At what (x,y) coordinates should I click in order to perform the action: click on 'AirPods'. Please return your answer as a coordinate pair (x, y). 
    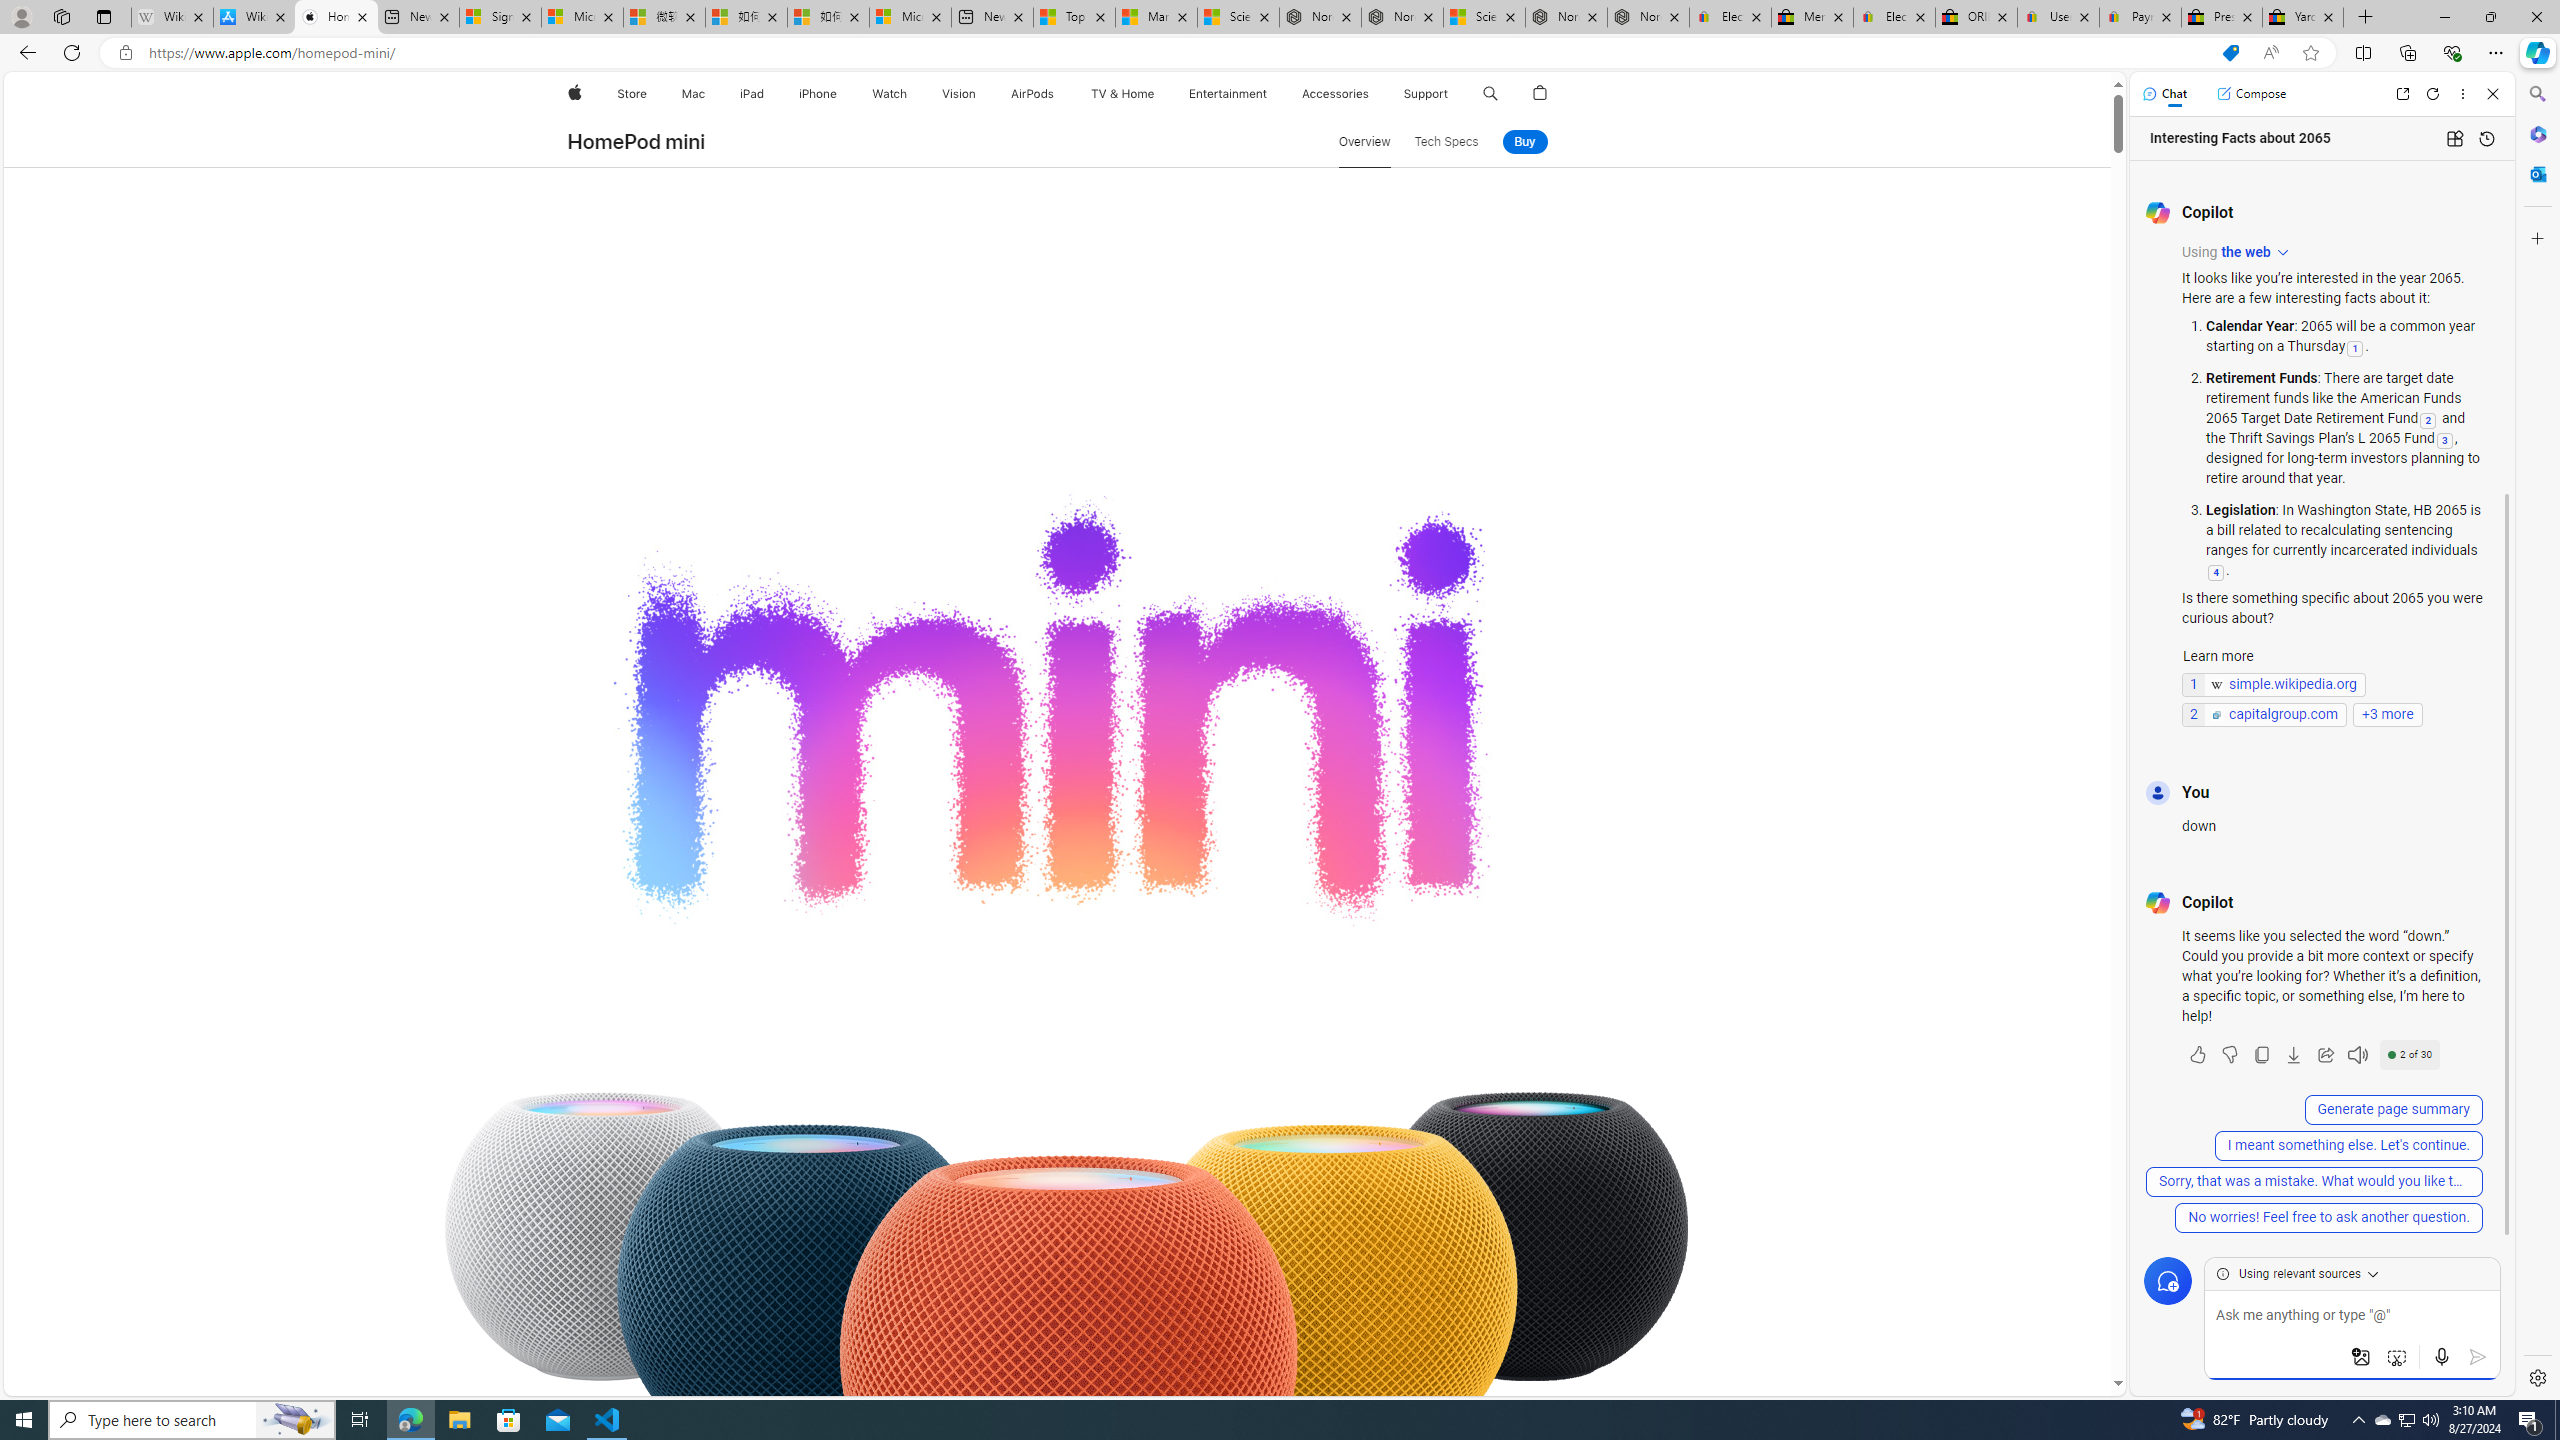
    Looking at the image, I should click on (1031, 93).